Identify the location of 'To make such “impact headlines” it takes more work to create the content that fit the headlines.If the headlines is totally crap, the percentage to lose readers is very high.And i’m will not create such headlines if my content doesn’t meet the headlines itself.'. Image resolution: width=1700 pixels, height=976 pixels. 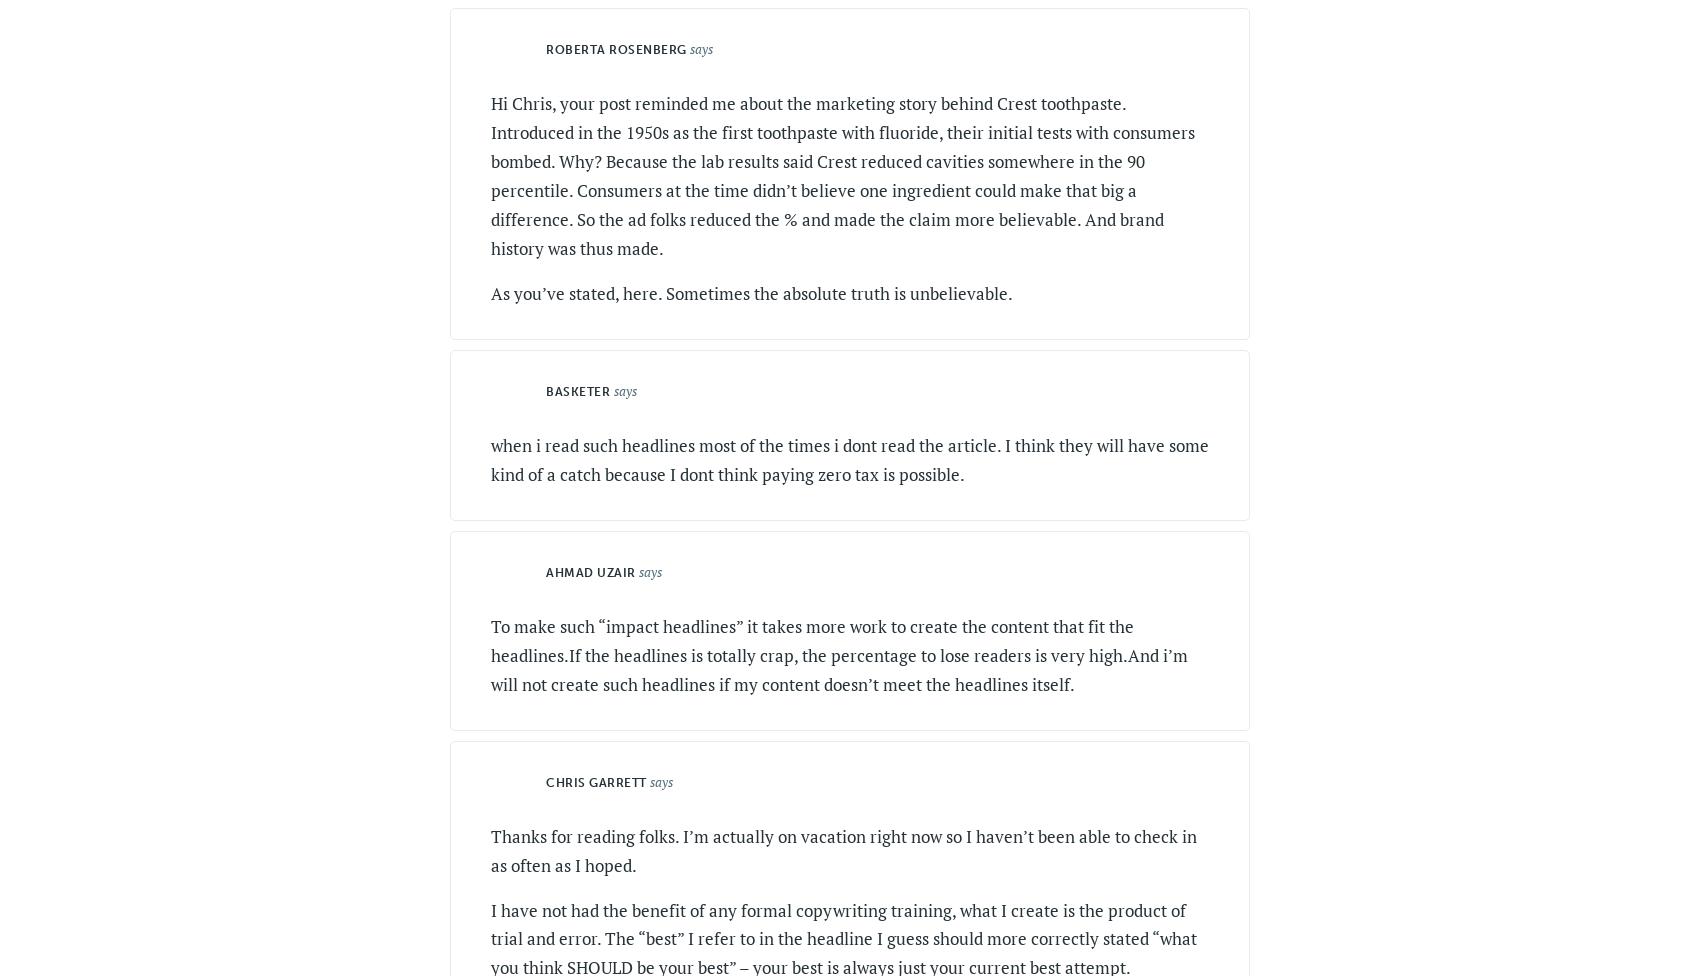
(838, 653).